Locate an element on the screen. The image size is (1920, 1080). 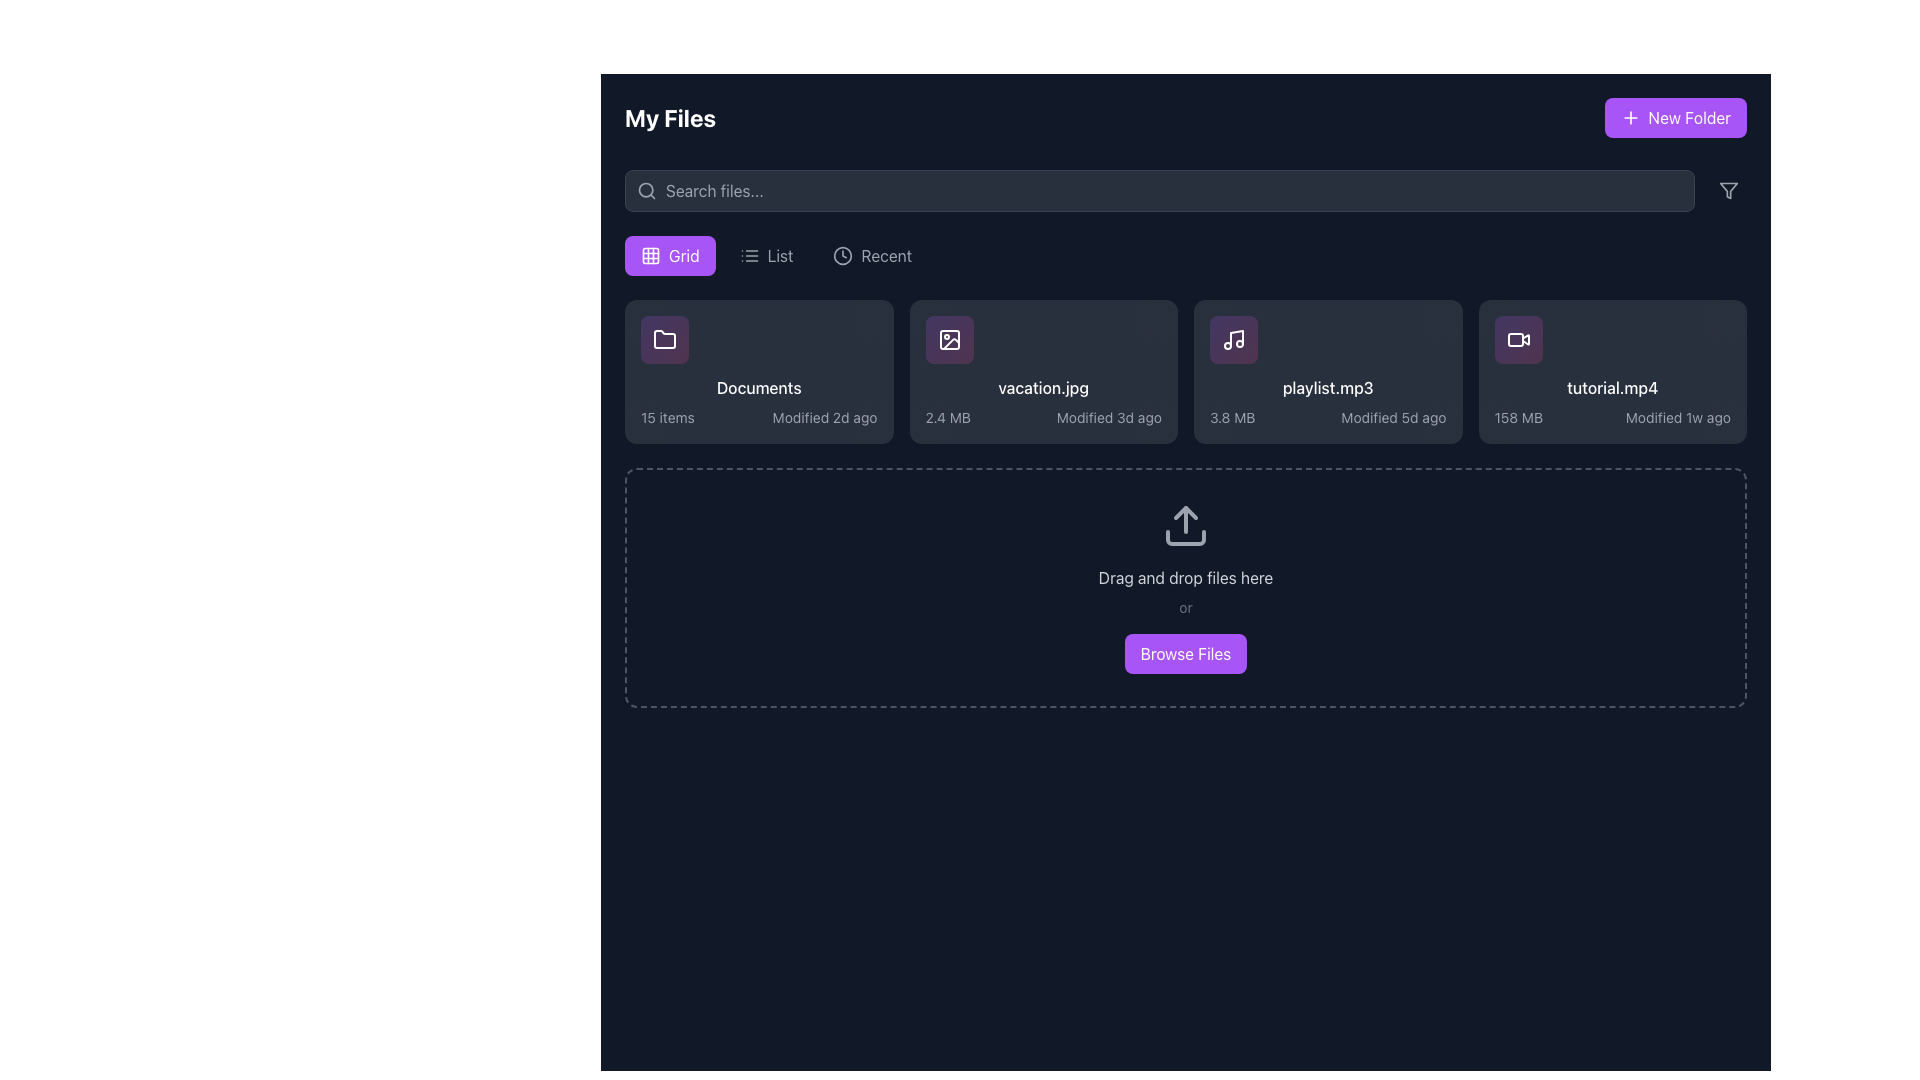
the image file icon located in the second item group of the interface, which serves as a visual representation for image file types is located at coordinates (949, 342).